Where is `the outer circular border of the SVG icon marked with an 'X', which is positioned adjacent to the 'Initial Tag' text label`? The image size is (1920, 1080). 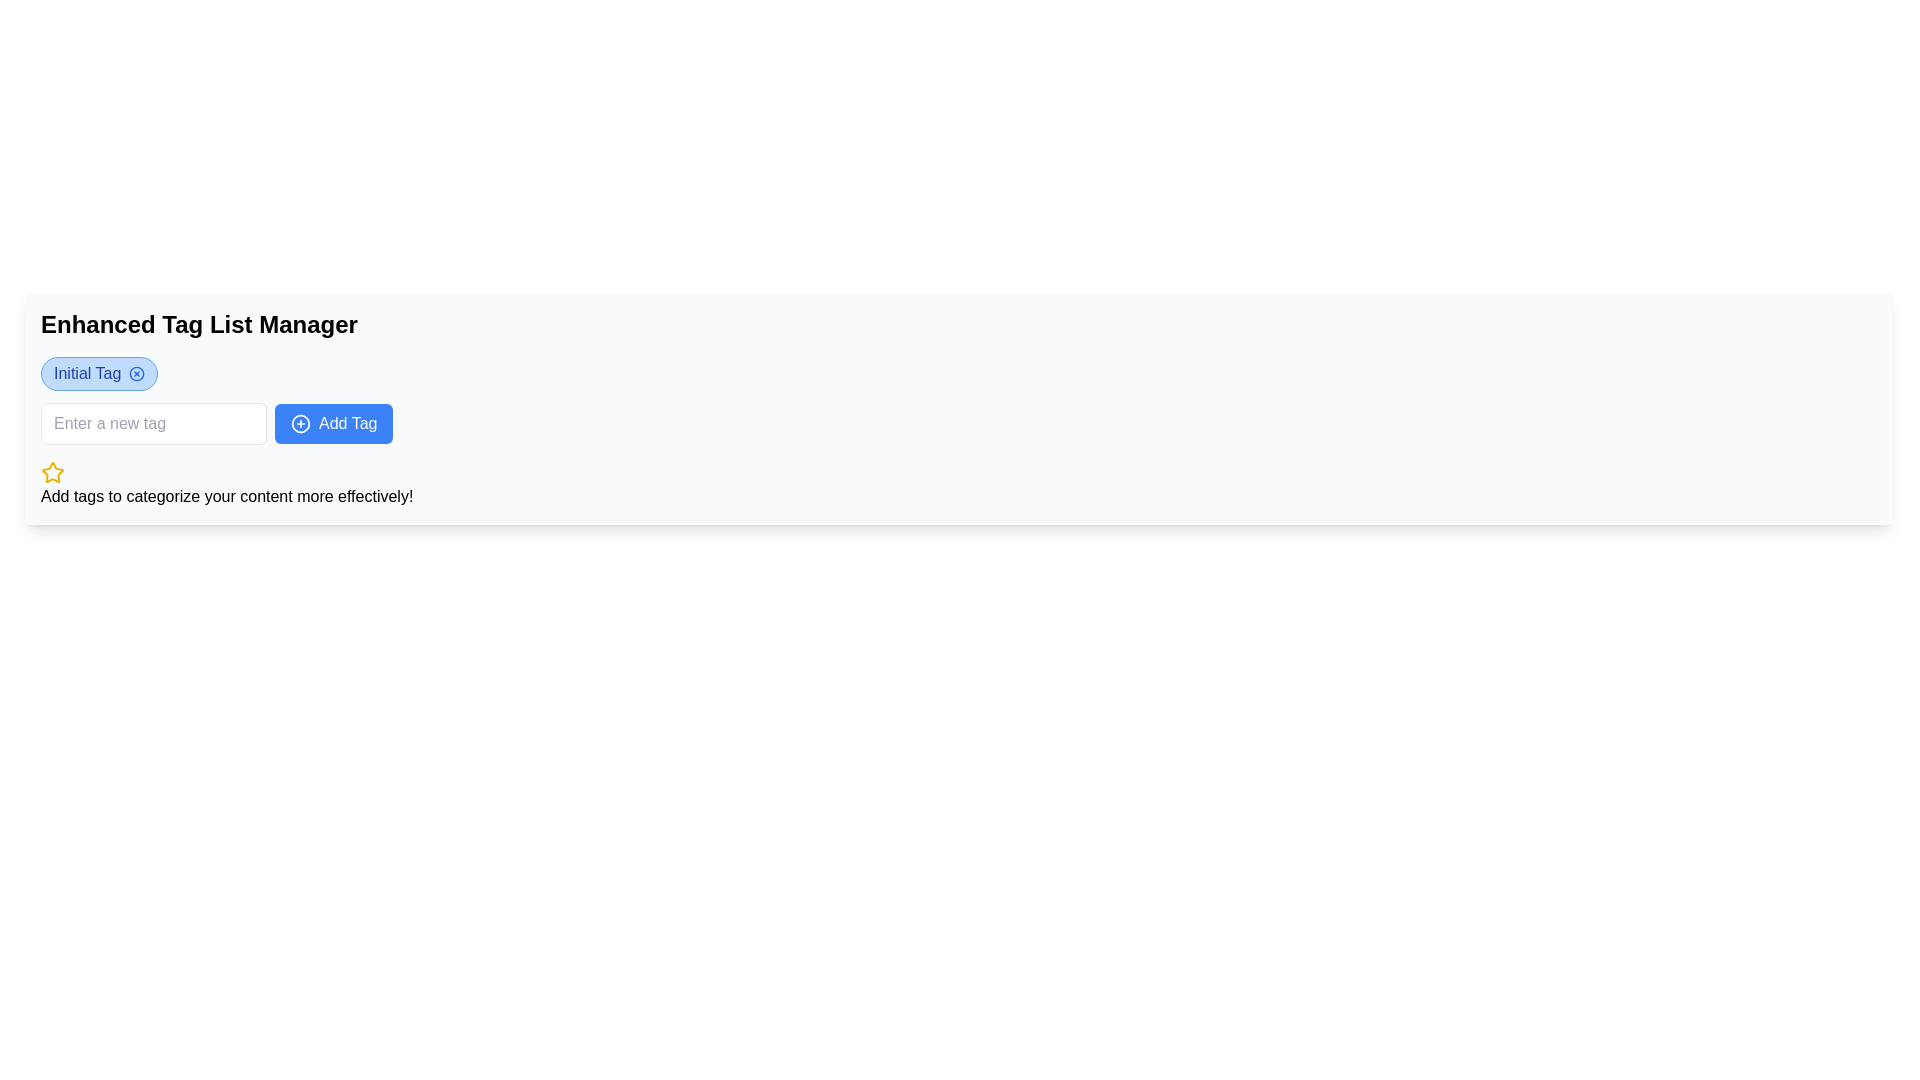 the outer circular border of the SVG icon marked with an 'X', which is positioned adjacent to the 'Initial Tag' text label is located at coordinates (136, 374).